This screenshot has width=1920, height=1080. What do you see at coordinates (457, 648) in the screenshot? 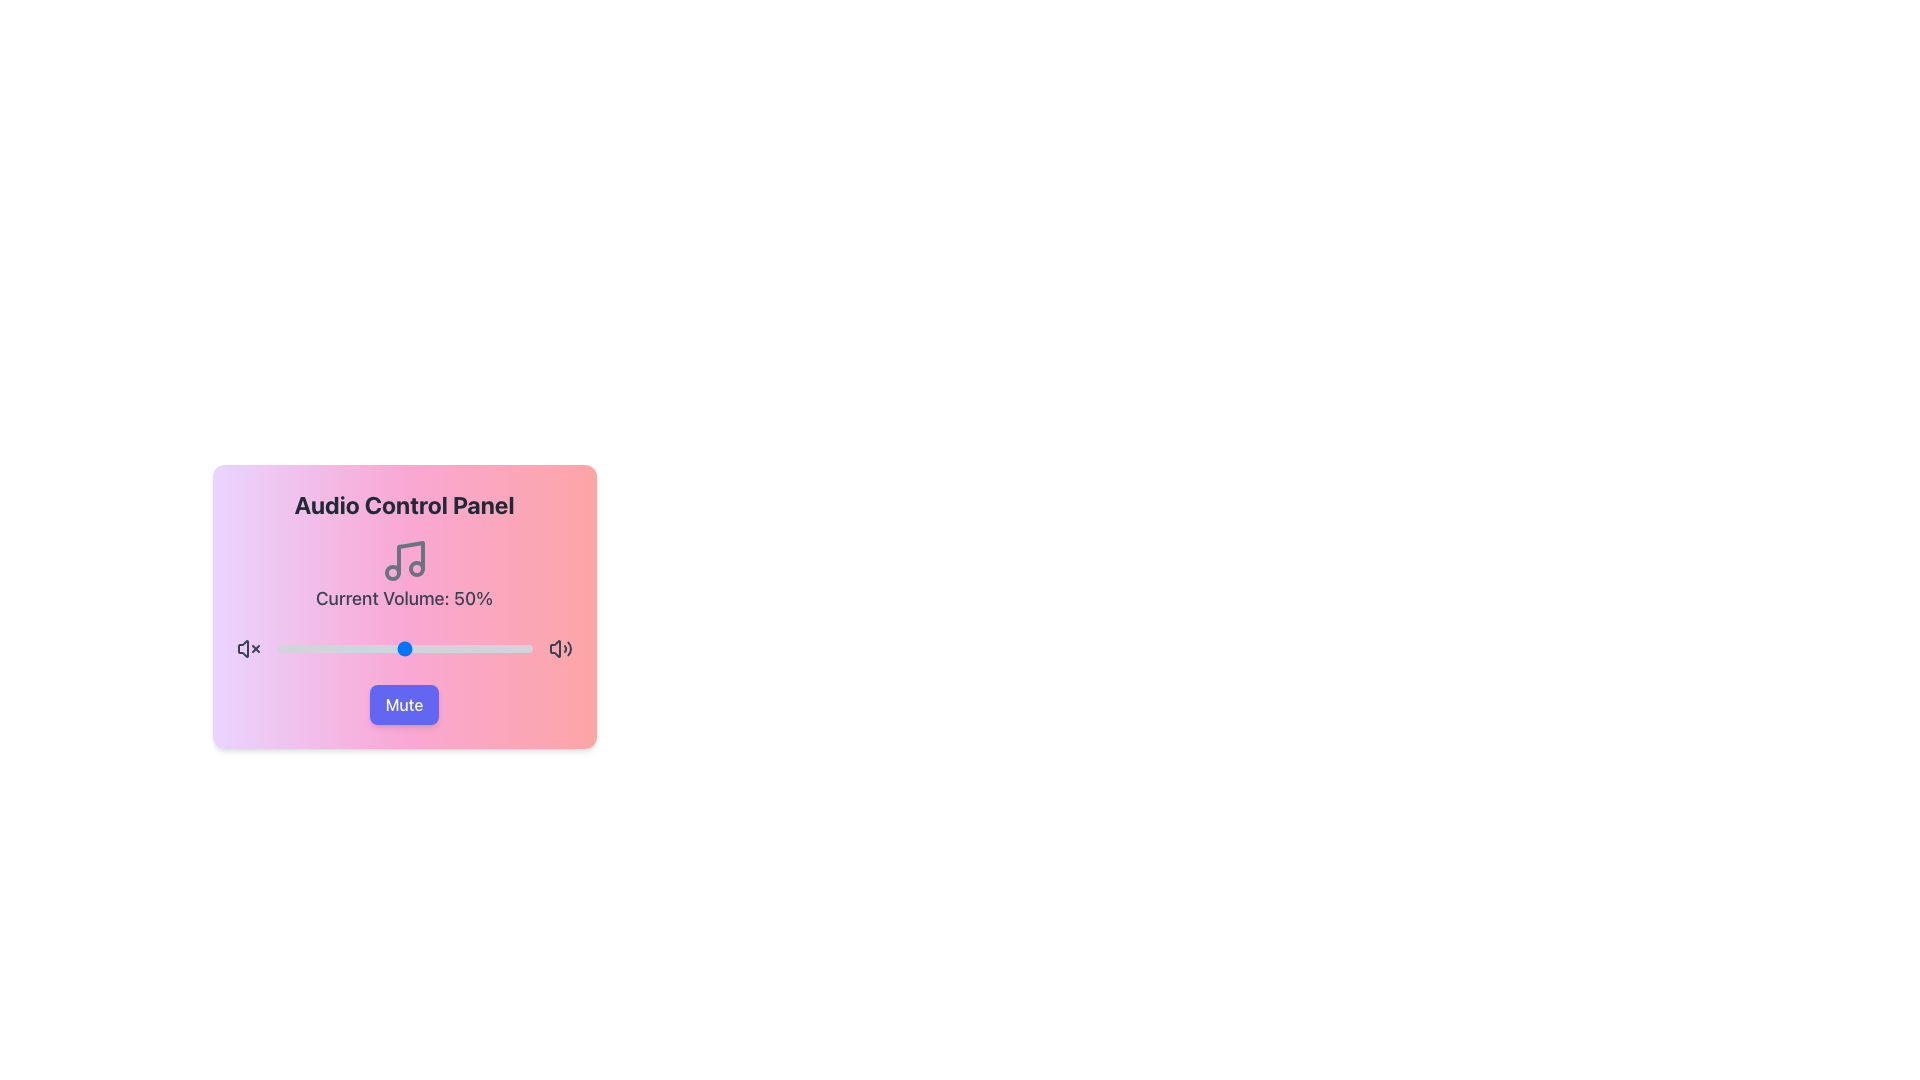
I see `the volume` at bounding box center [457, 648].